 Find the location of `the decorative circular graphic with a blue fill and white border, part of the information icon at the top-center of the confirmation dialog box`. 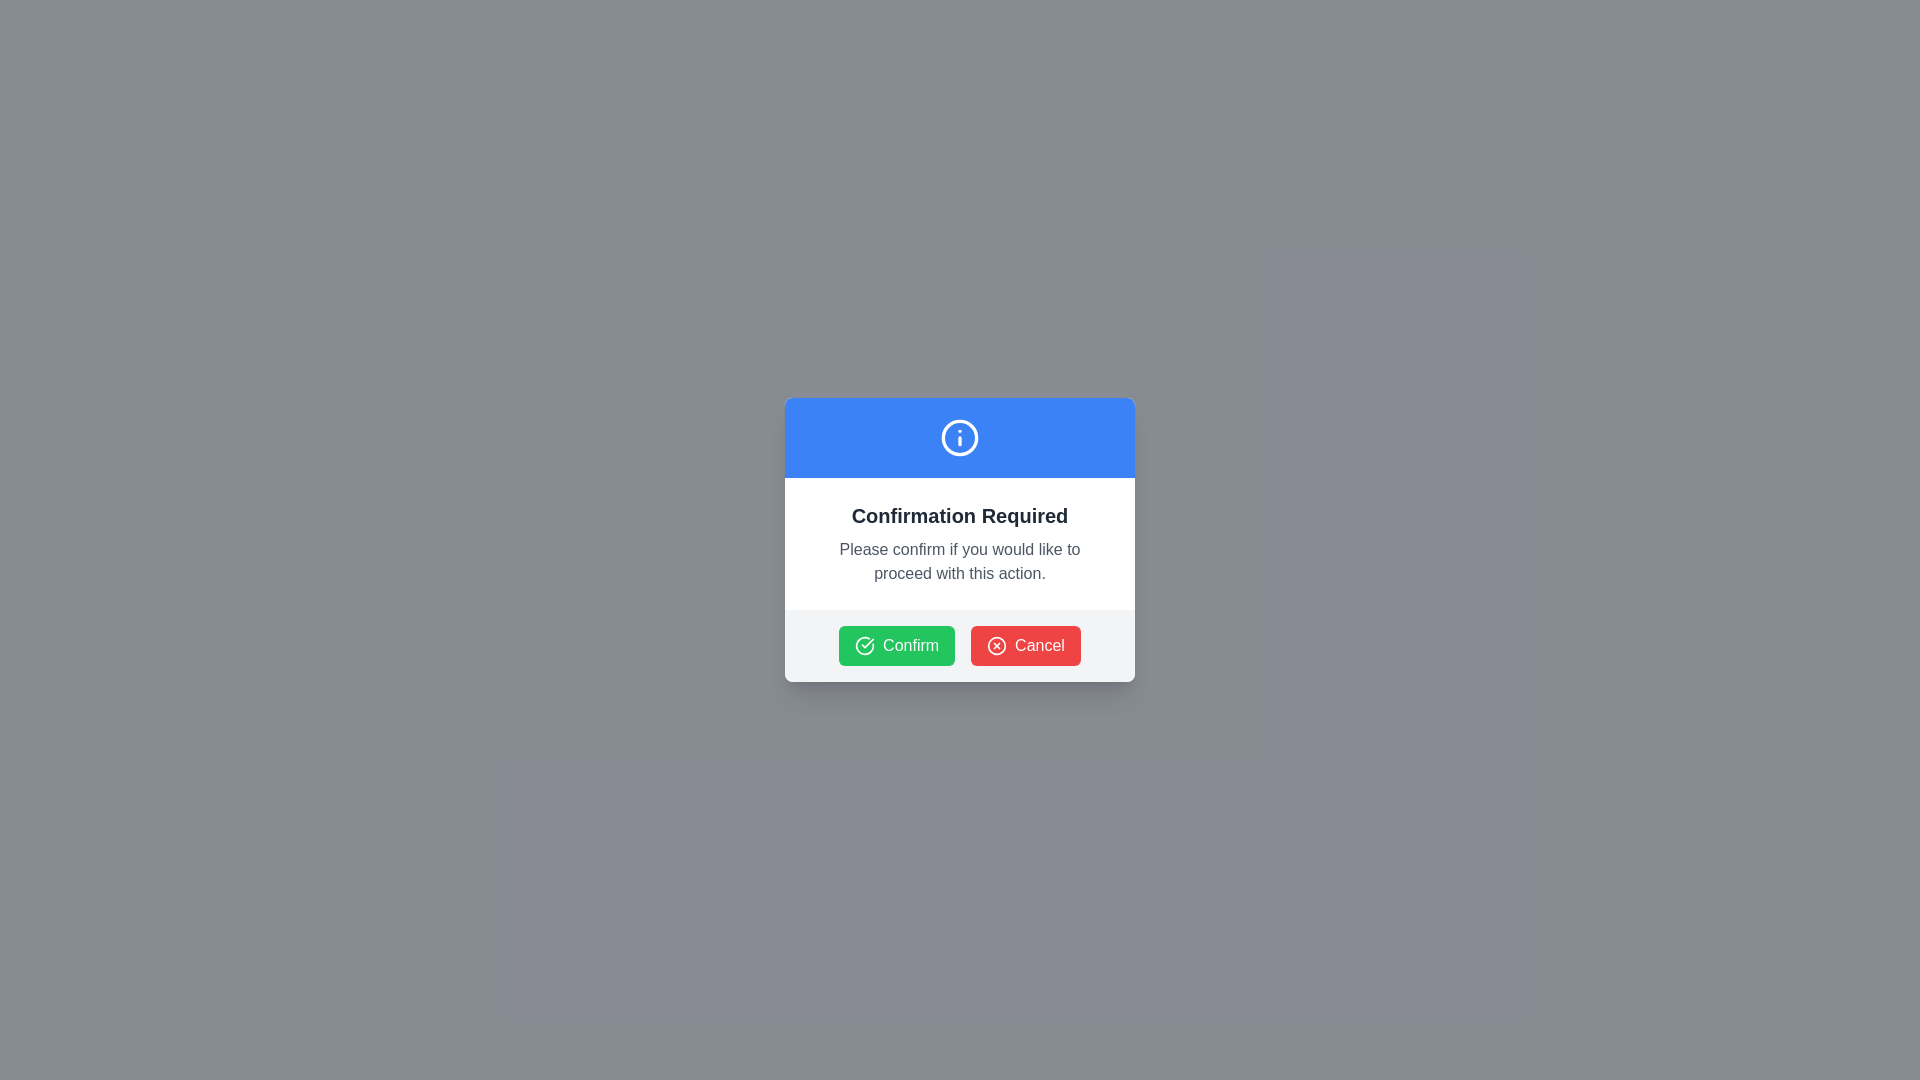

the decorative circular graphic with a blue fill and white border, part of the information icon at the top-center of the confirmation dialog box is located at coordinates (960, 437).